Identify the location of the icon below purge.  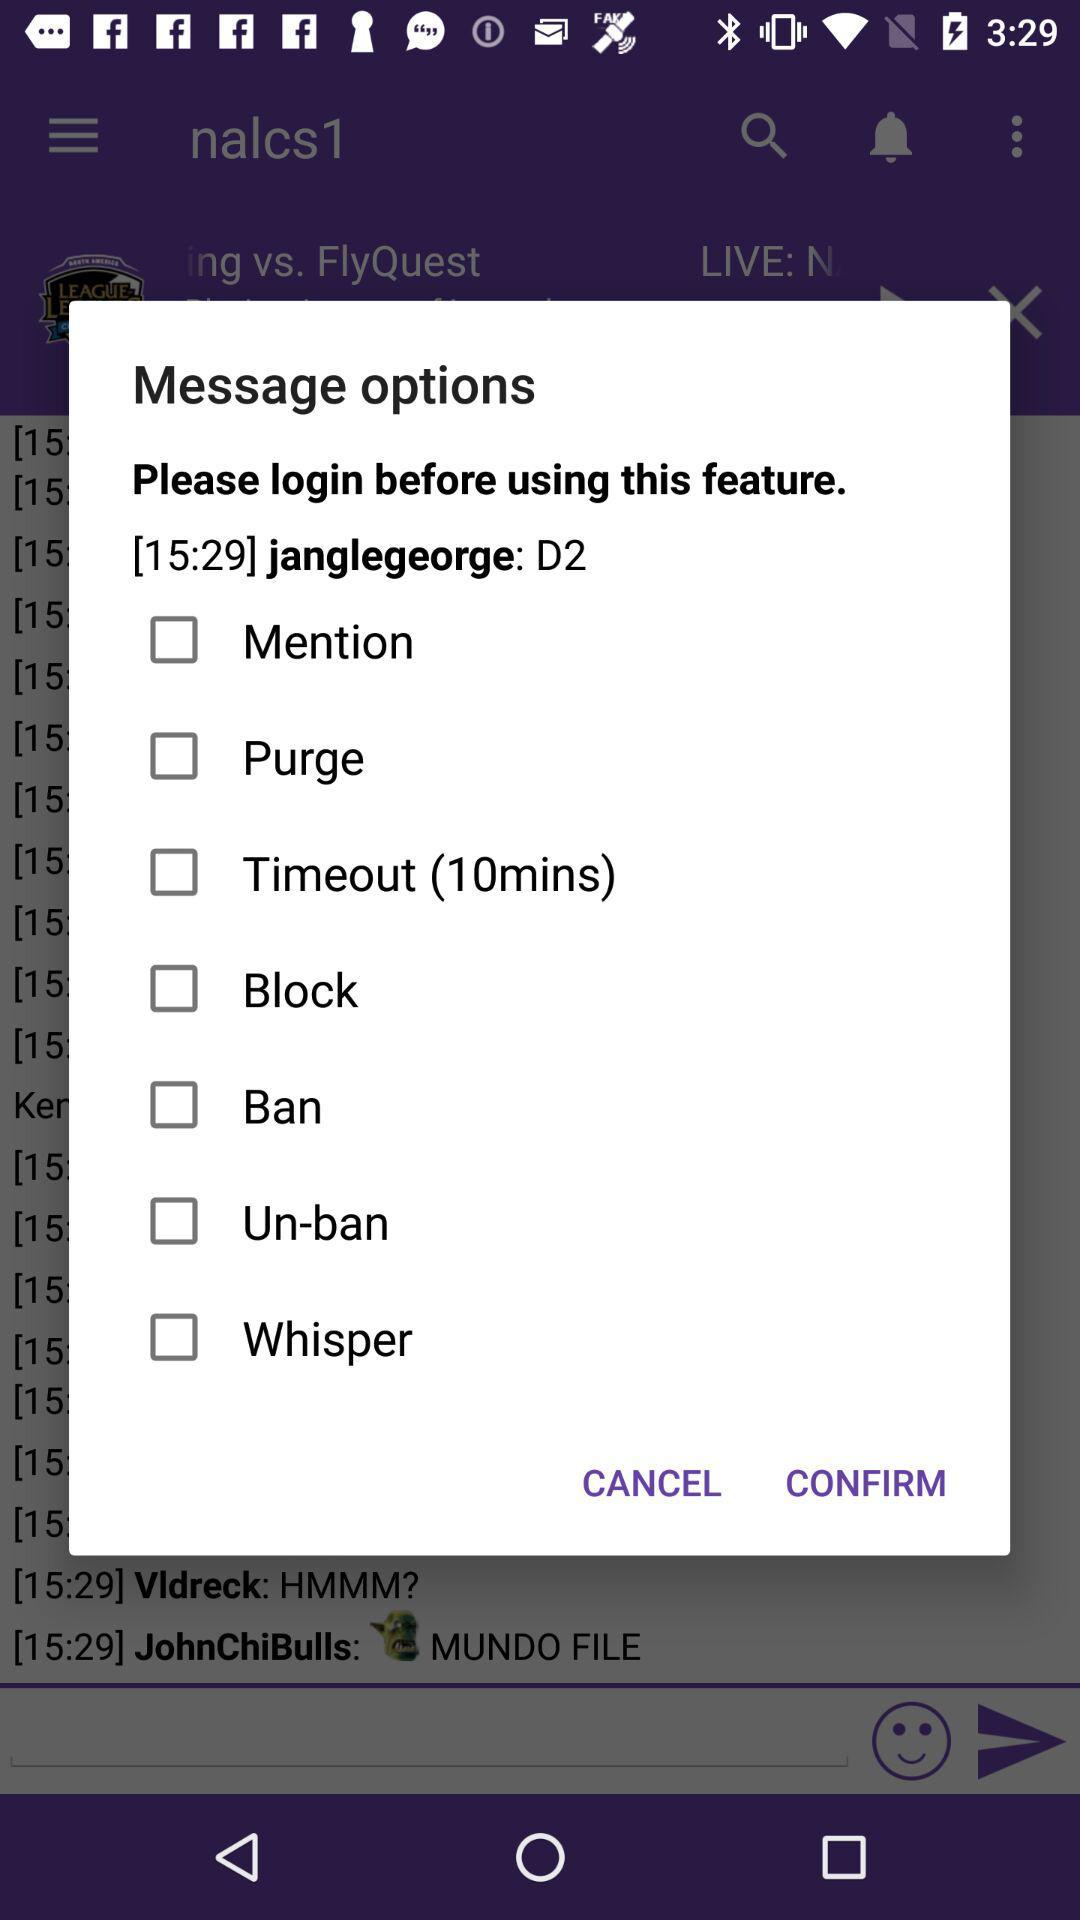
(538, 872).